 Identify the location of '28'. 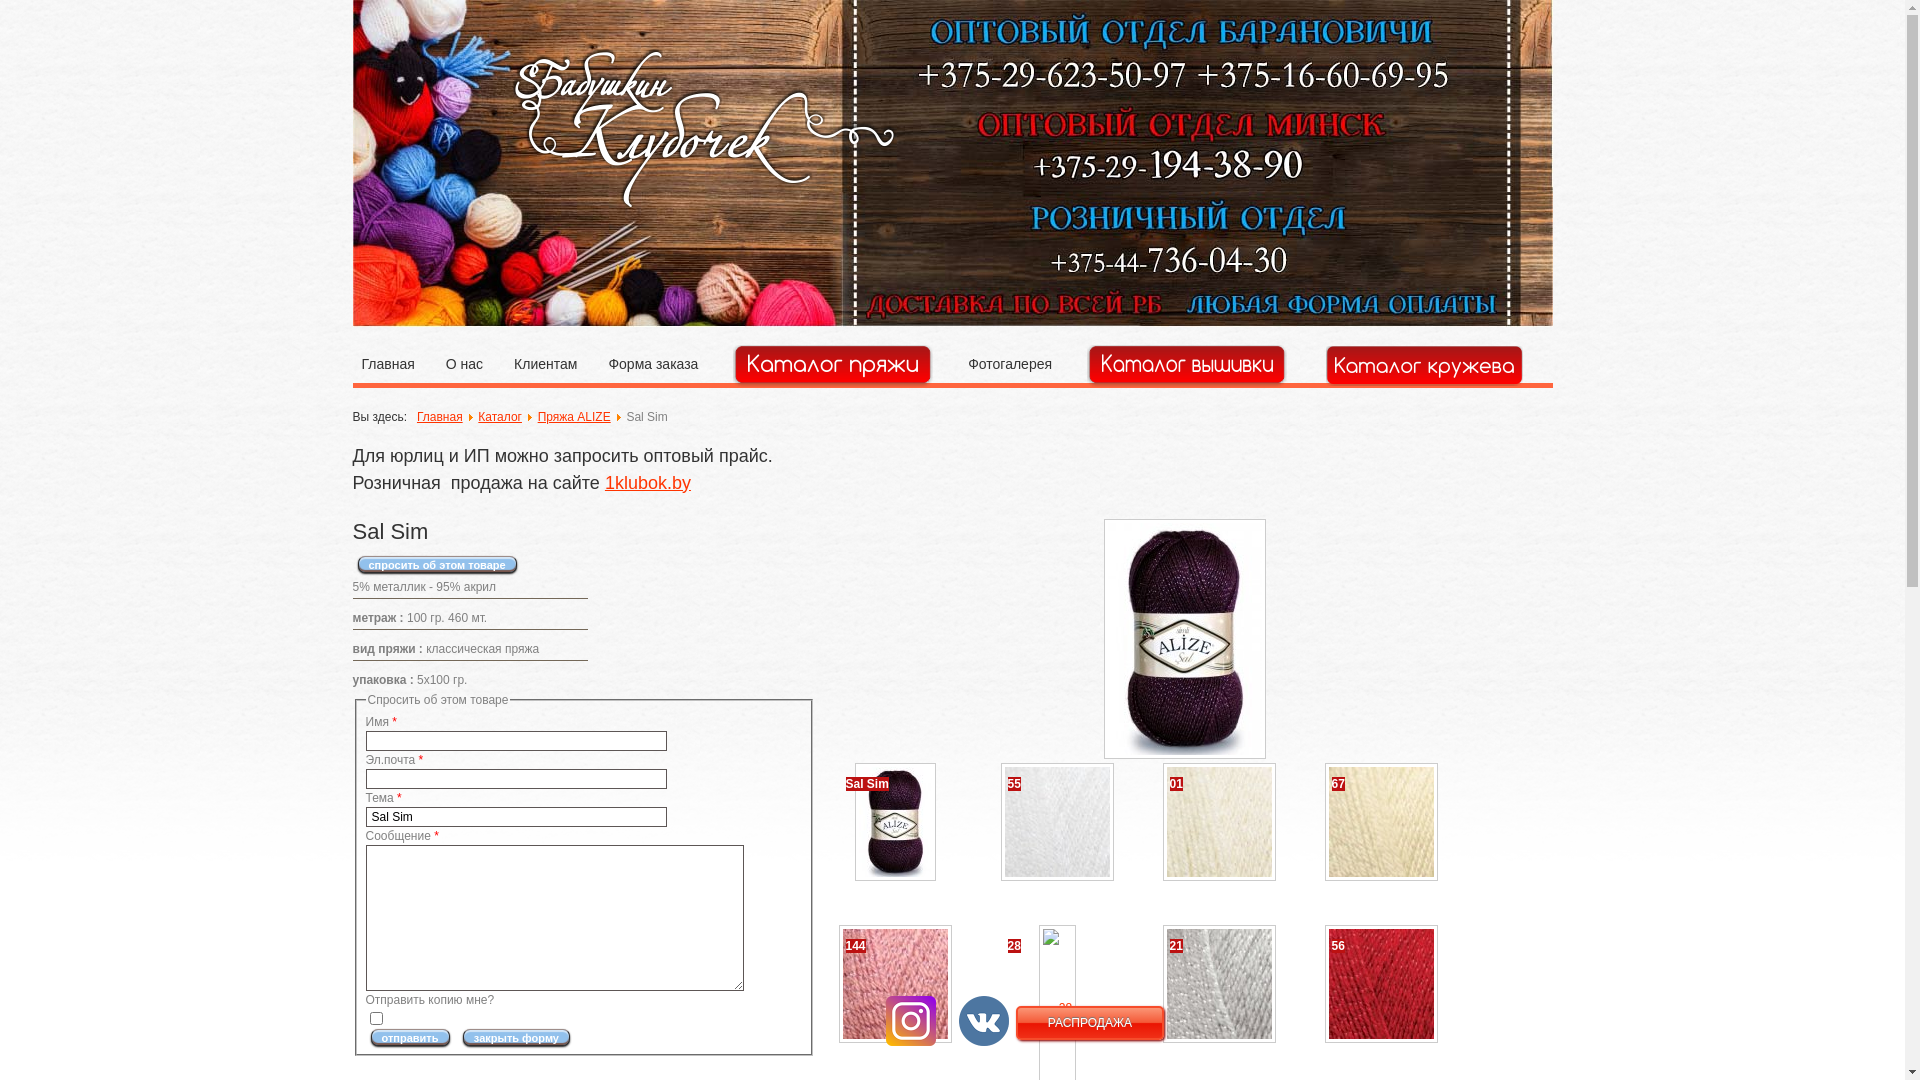
(1038, 1006).